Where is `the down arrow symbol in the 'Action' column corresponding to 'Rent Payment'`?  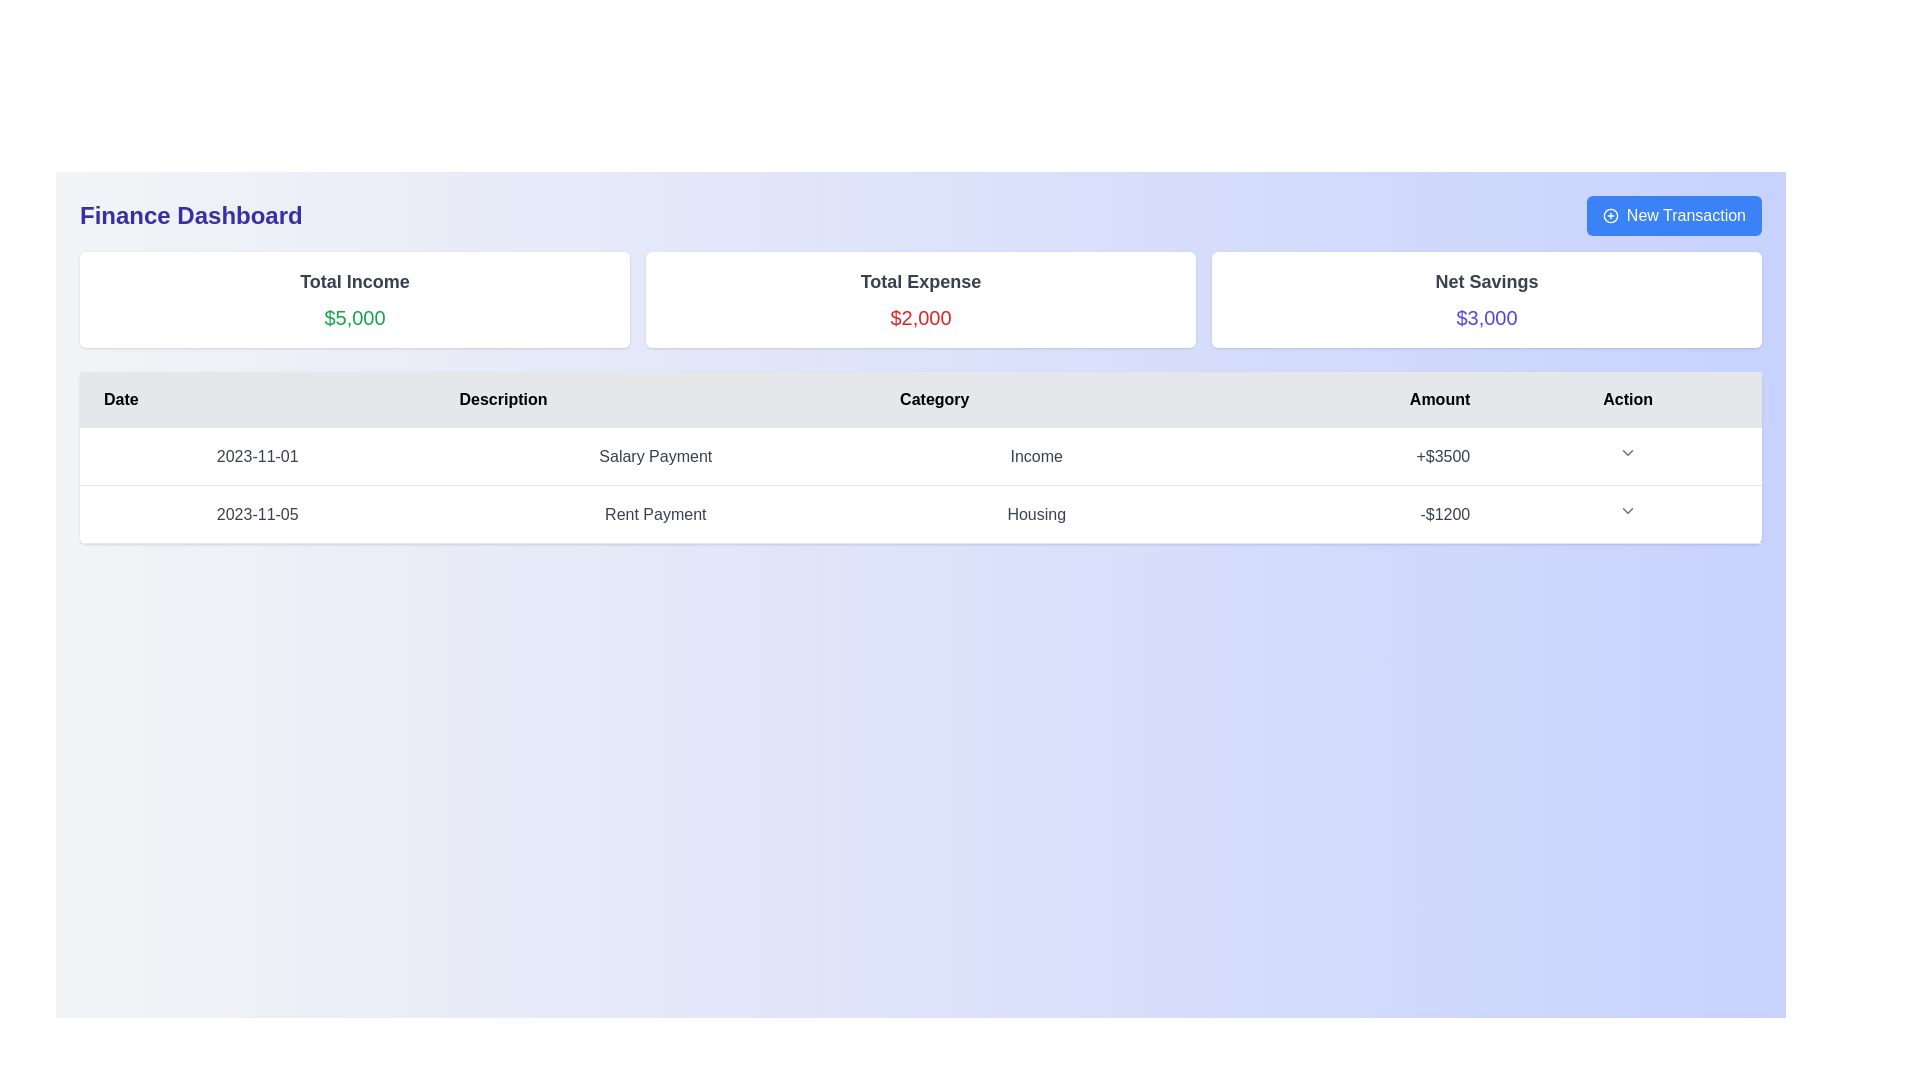
the down arrow symbol in the 'Action' column corresponding to 'Rent Payment' is located at coordinates (1628, 513).